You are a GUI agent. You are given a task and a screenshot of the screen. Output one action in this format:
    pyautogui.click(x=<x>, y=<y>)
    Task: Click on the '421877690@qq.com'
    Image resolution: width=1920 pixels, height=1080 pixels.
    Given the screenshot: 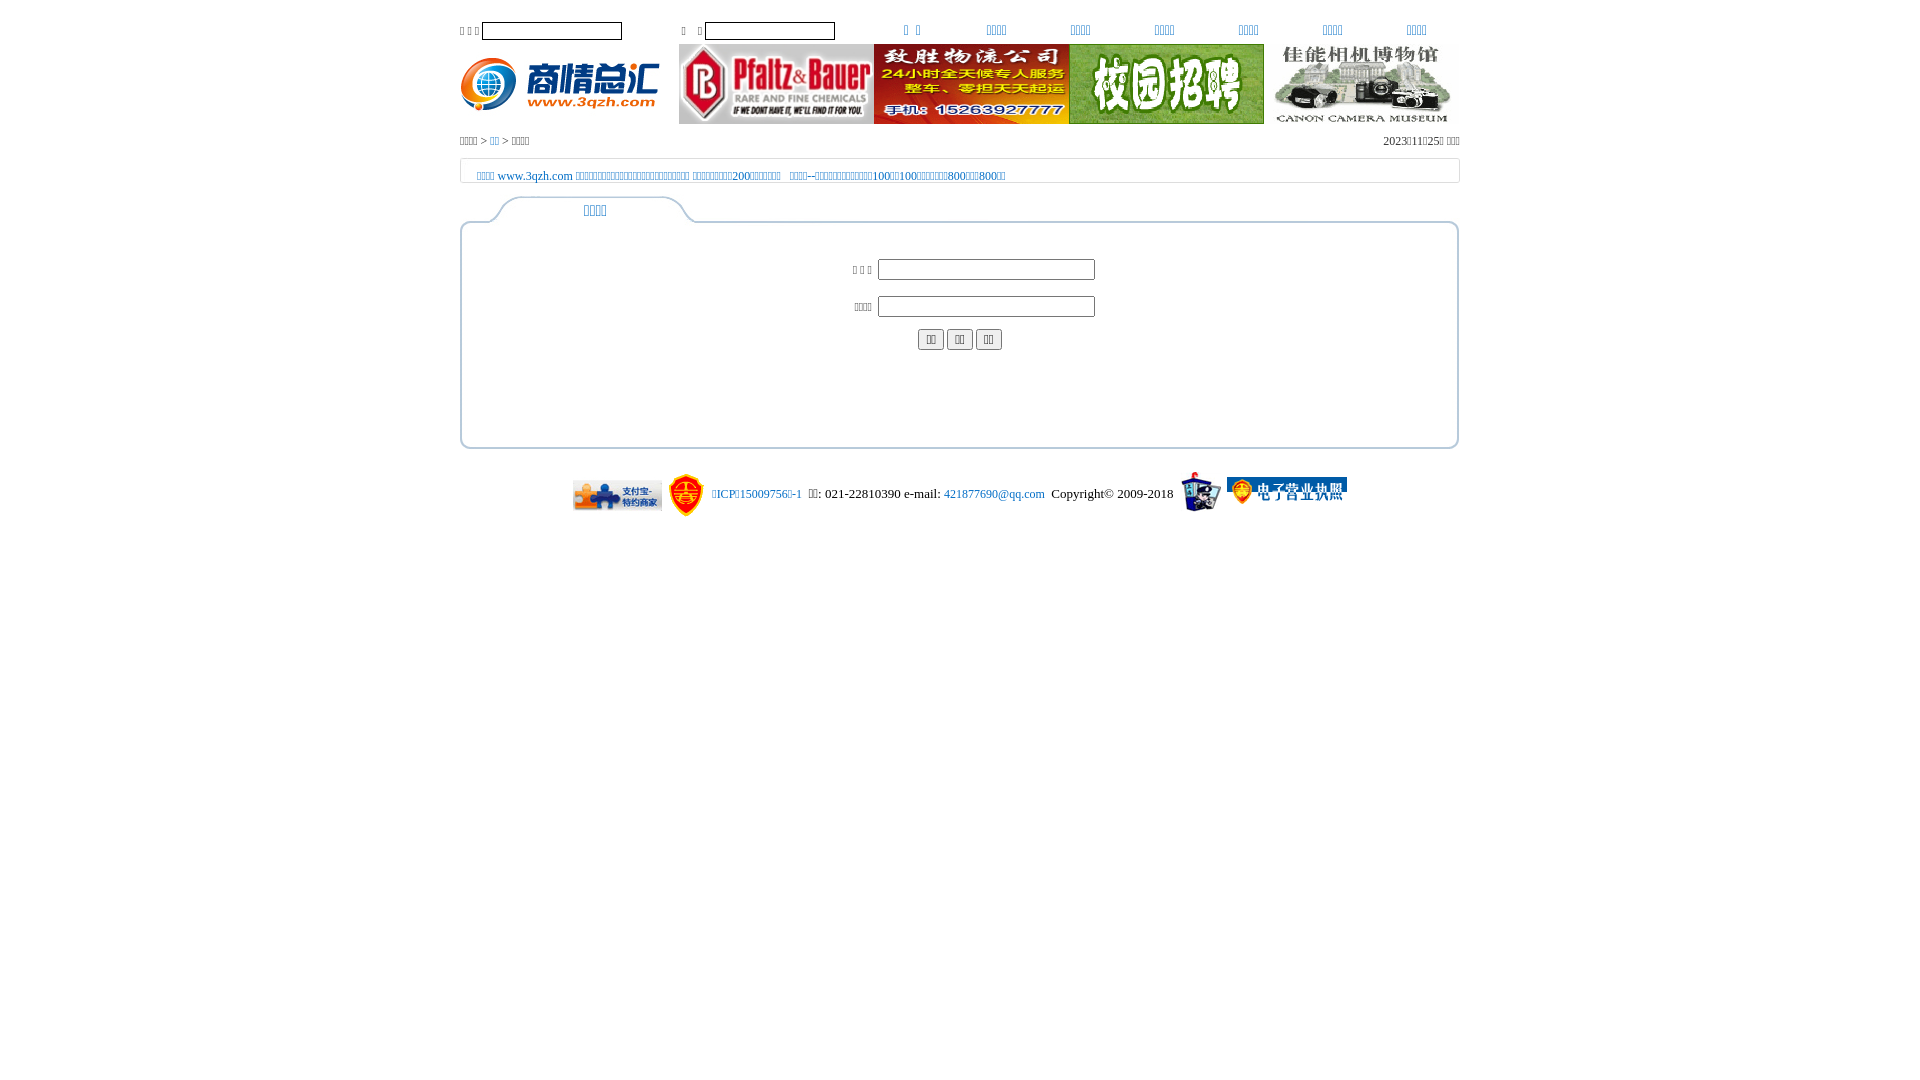 What is the action you would take?
    pyautogui.click(x=994, y=493)
    